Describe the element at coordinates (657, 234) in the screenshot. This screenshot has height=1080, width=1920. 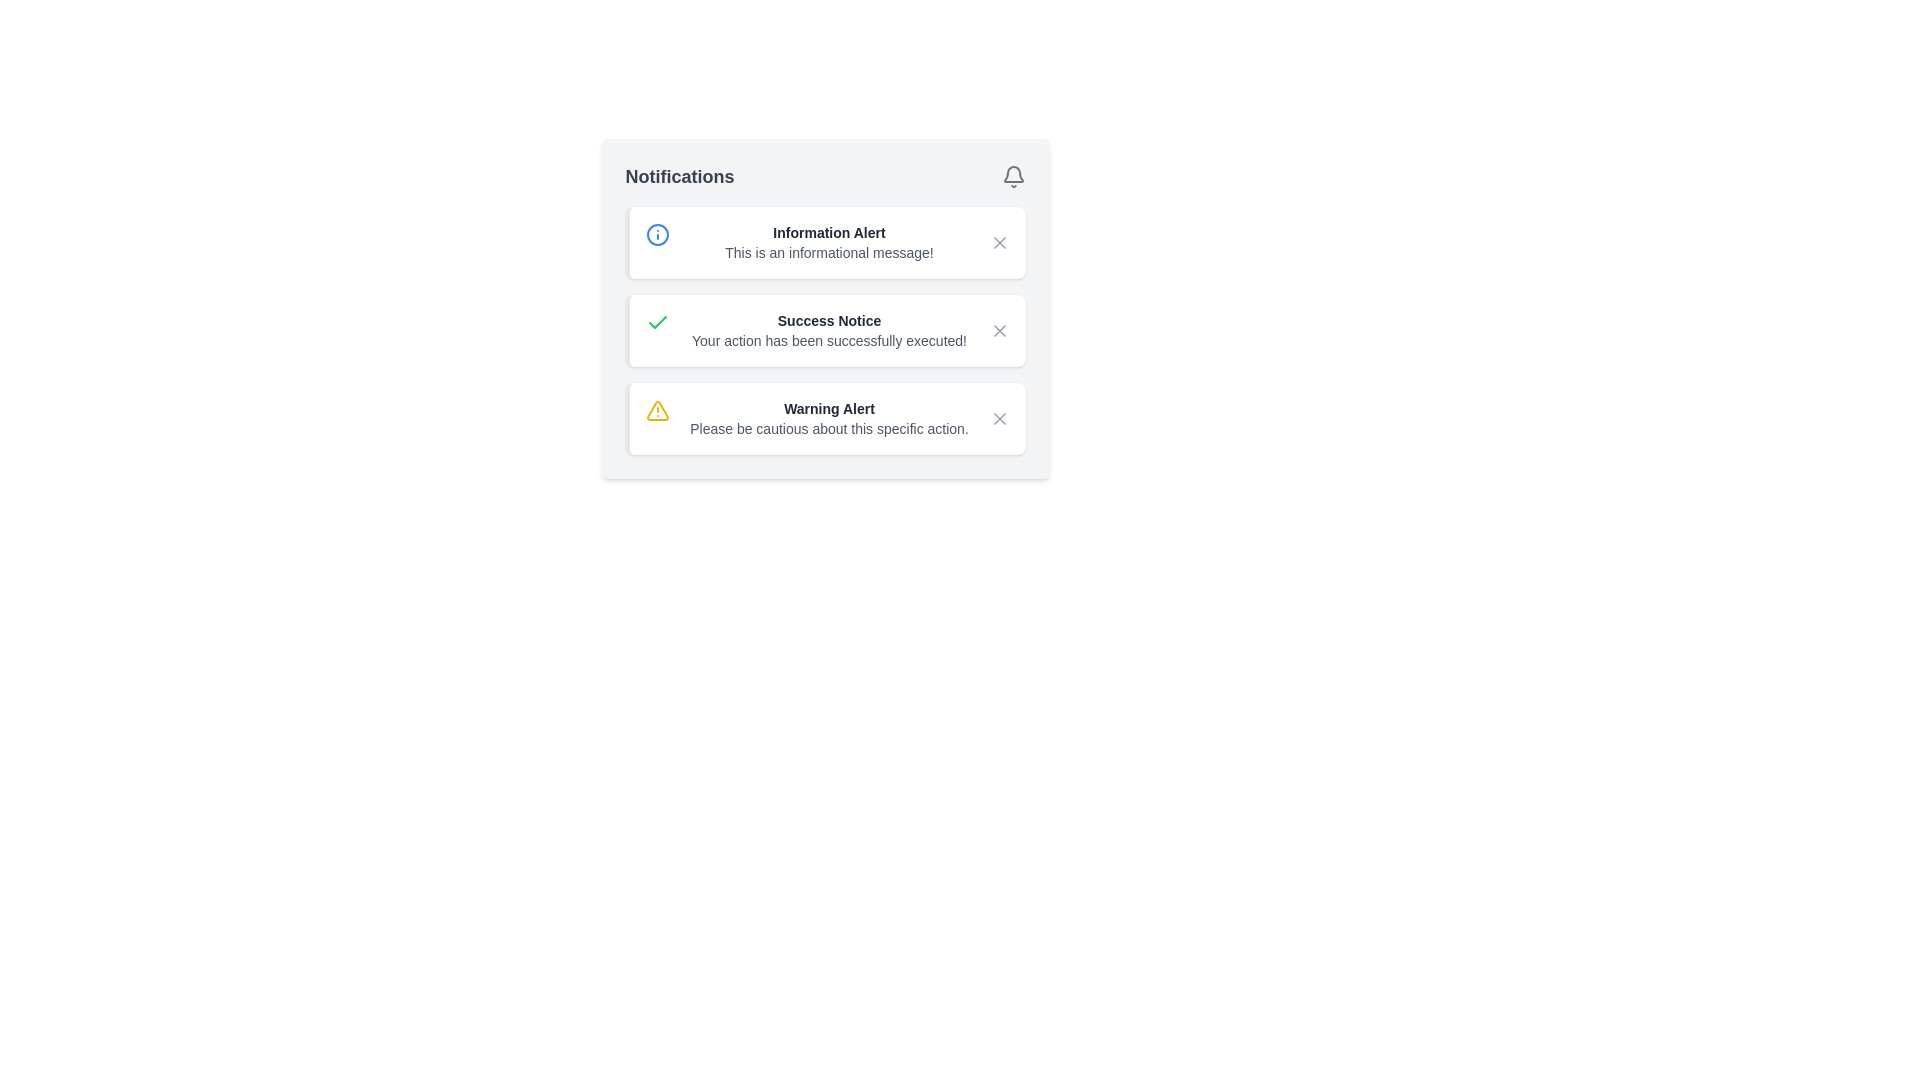
I see `the circular graphical element with a blue outline, which is part of the notifications list and located to the left of the 'Information Alert' text` at that location.